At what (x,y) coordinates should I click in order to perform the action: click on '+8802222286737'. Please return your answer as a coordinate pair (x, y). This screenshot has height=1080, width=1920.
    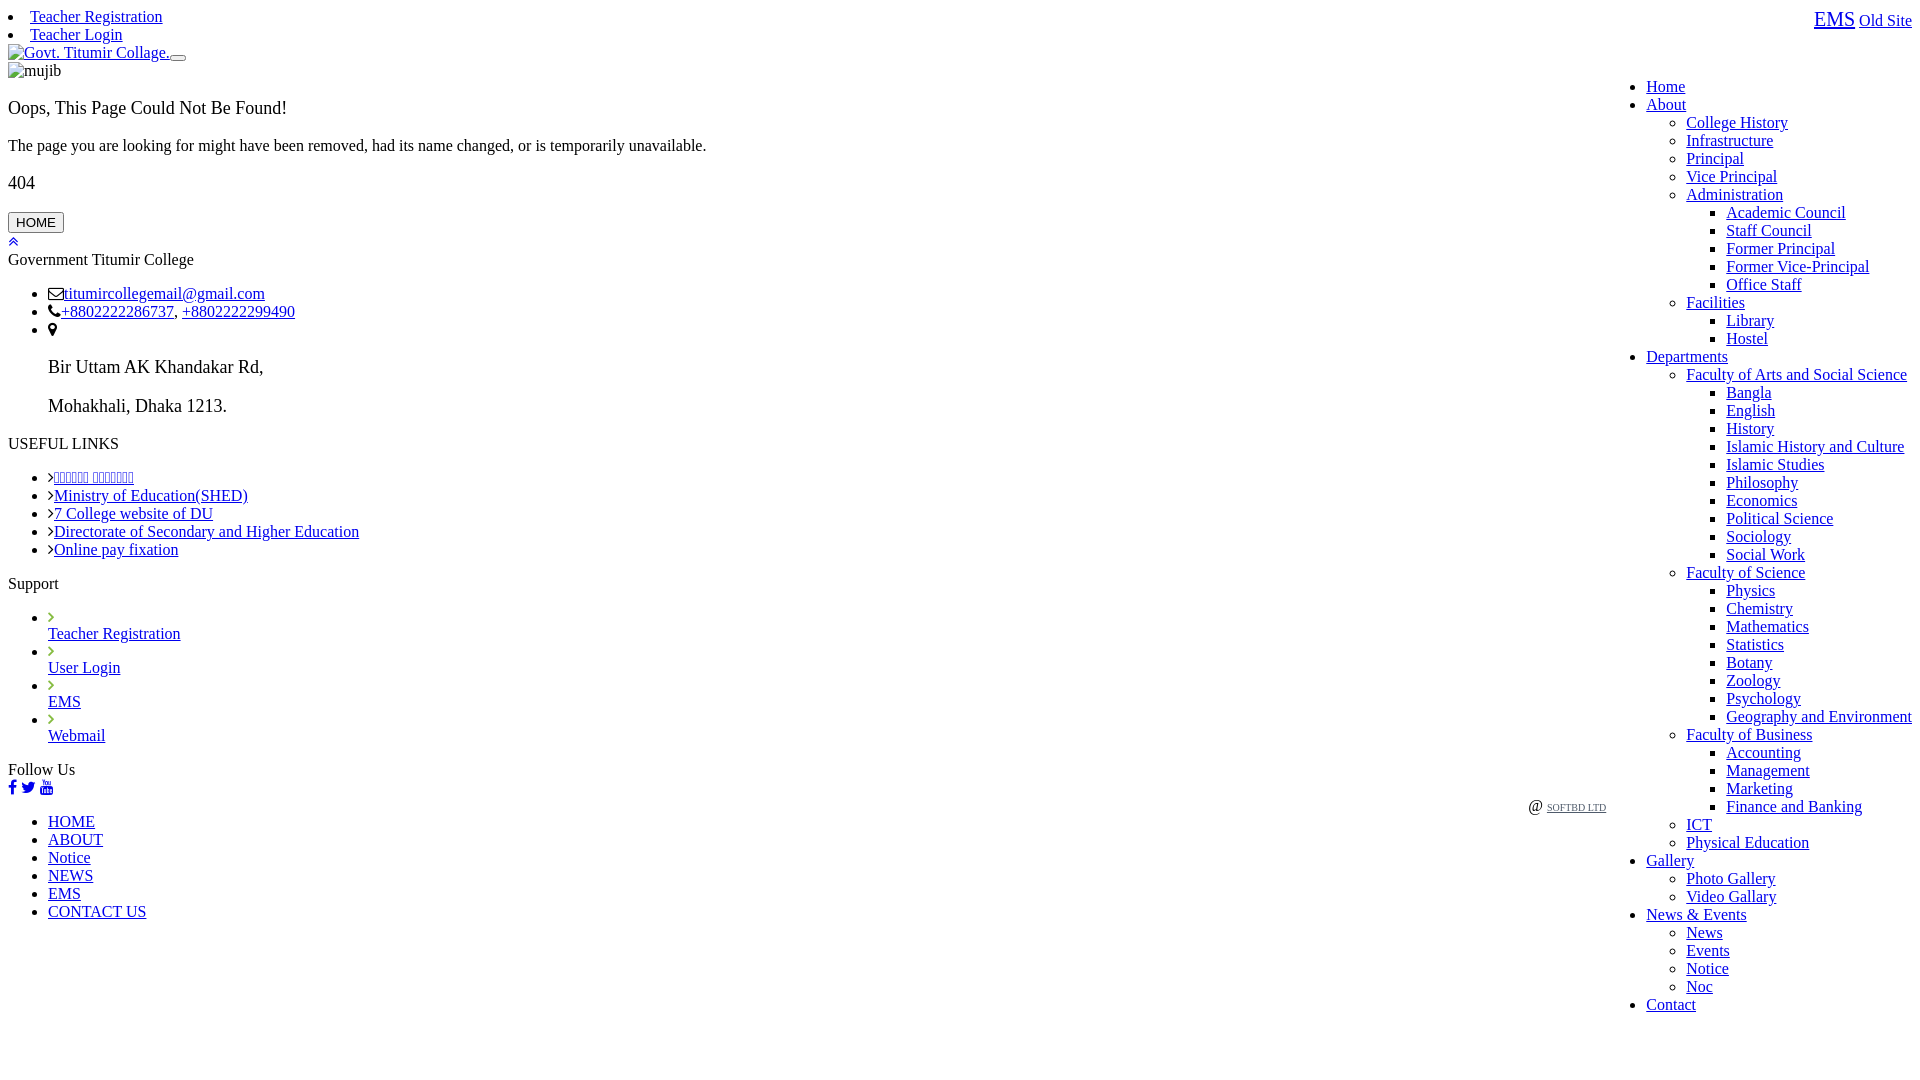
    Looking at the image, I should click on (116, 311).